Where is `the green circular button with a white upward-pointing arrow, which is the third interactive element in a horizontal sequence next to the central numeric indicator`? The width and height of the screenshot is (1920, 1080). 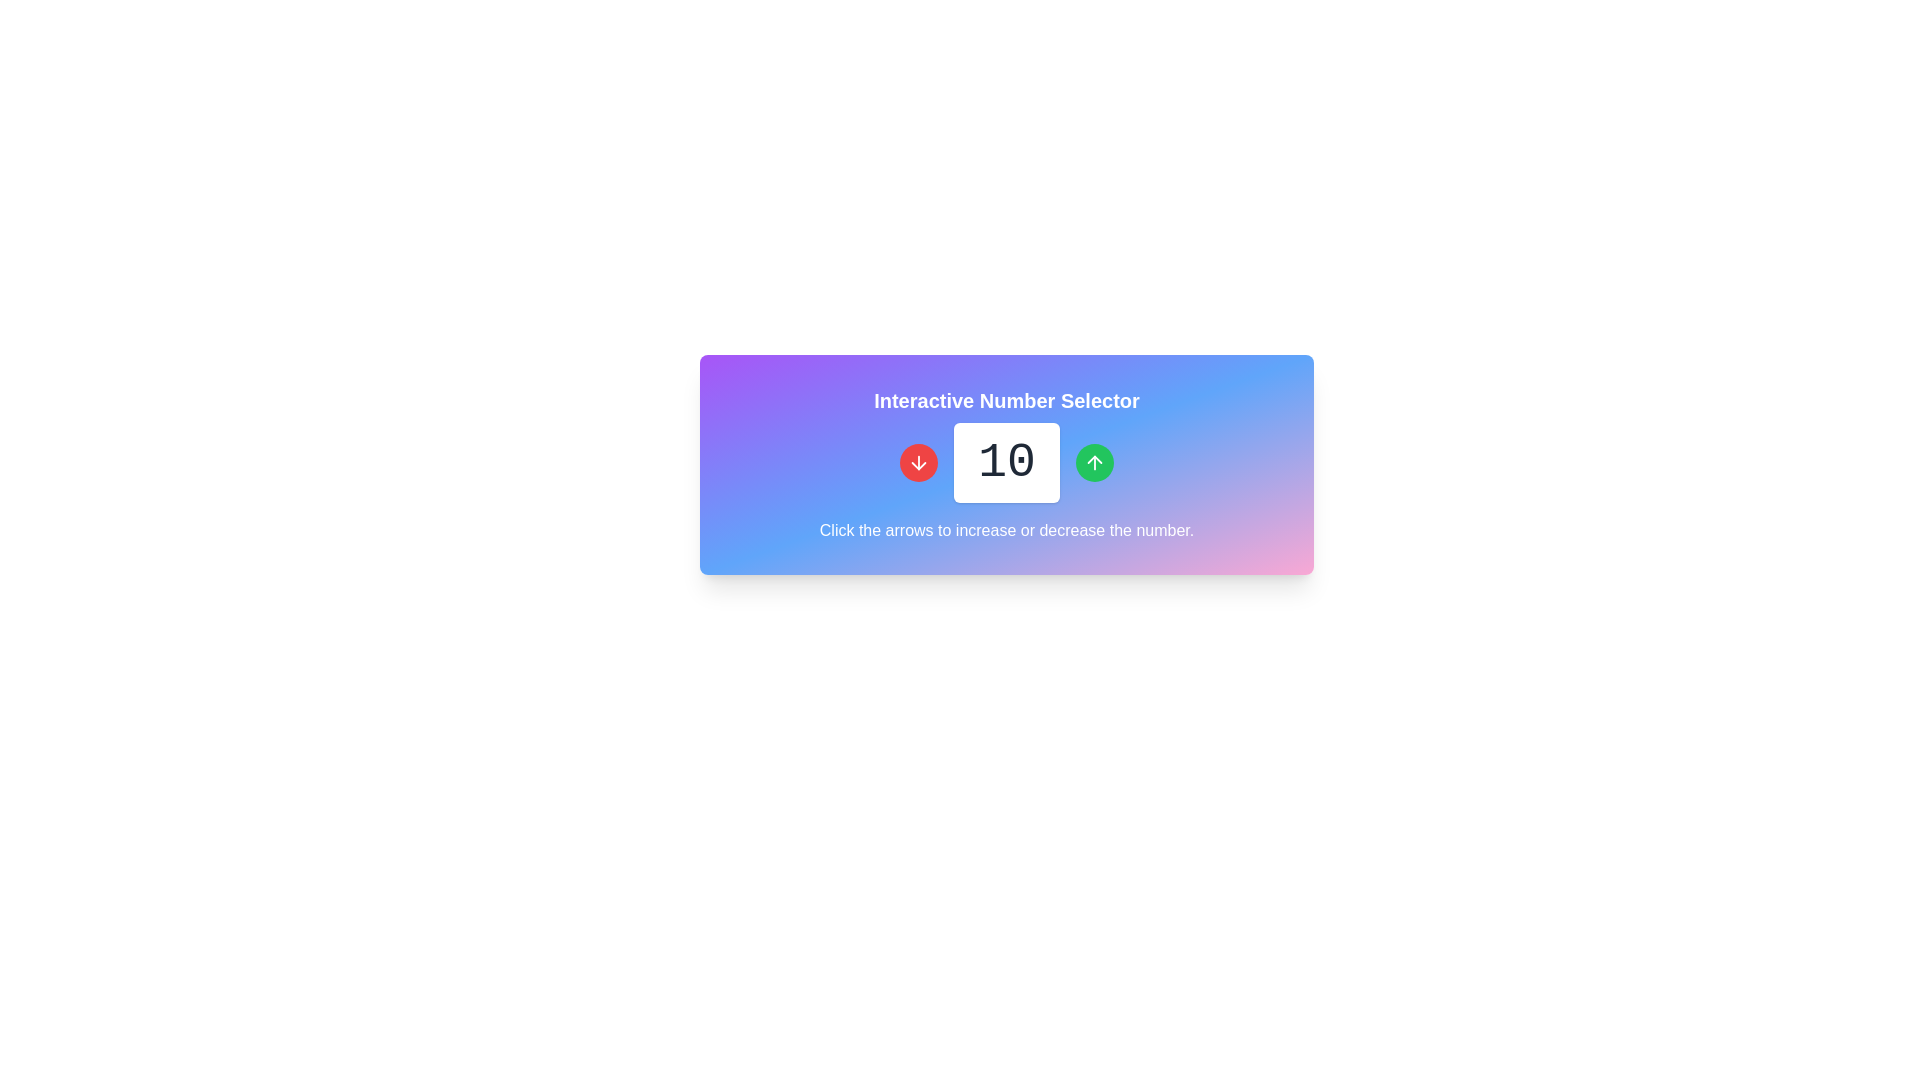 the green circular button with a white upward-pointing arrow, which is the third interactive element in a horizontal sequence next to the central numeric indicator is located at coordinates (1093, 462).